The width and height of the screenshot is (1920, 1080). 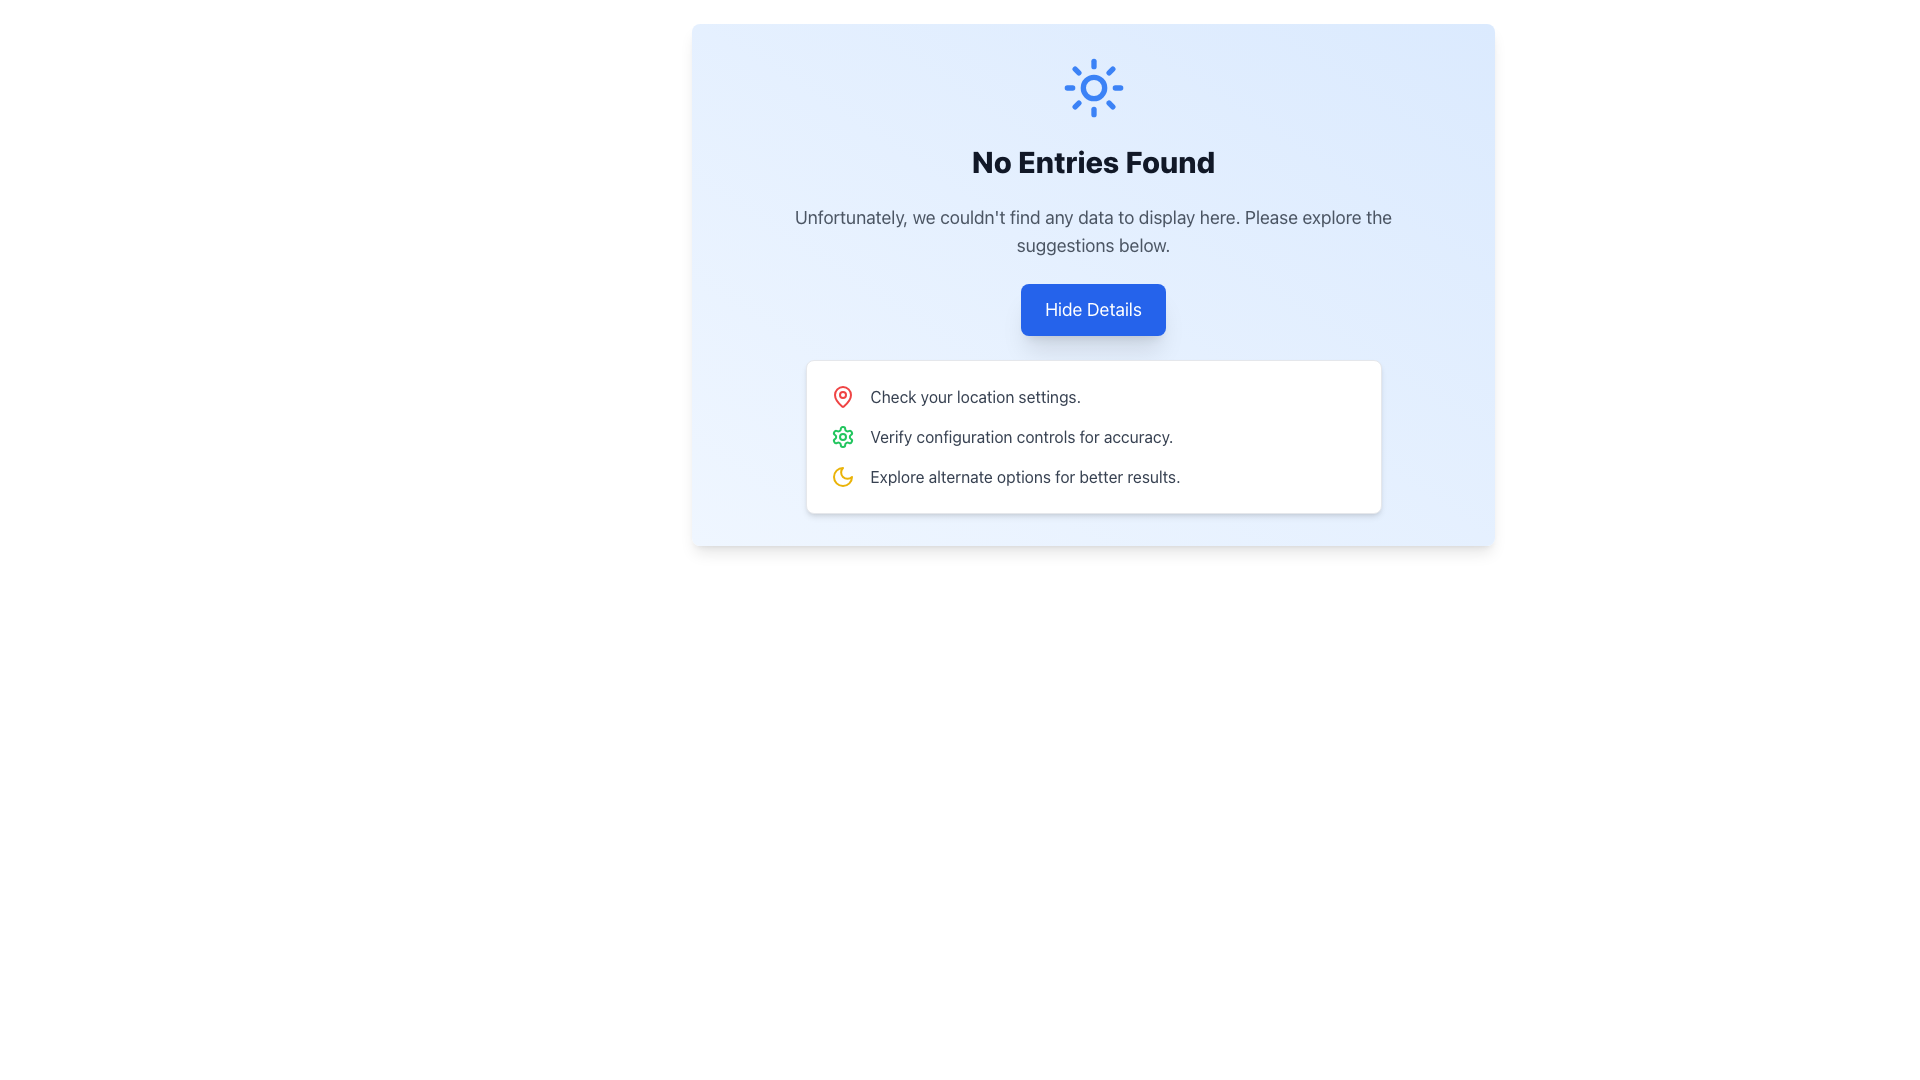 What do you see at coordinates (975, 397) in the screenshot?
I see `the Text Label that provides suggestions to adjust location-related settings, located beneath the 'No Entries Found' heading and to the right of a map pin icon` at bounding box center [975, 397].